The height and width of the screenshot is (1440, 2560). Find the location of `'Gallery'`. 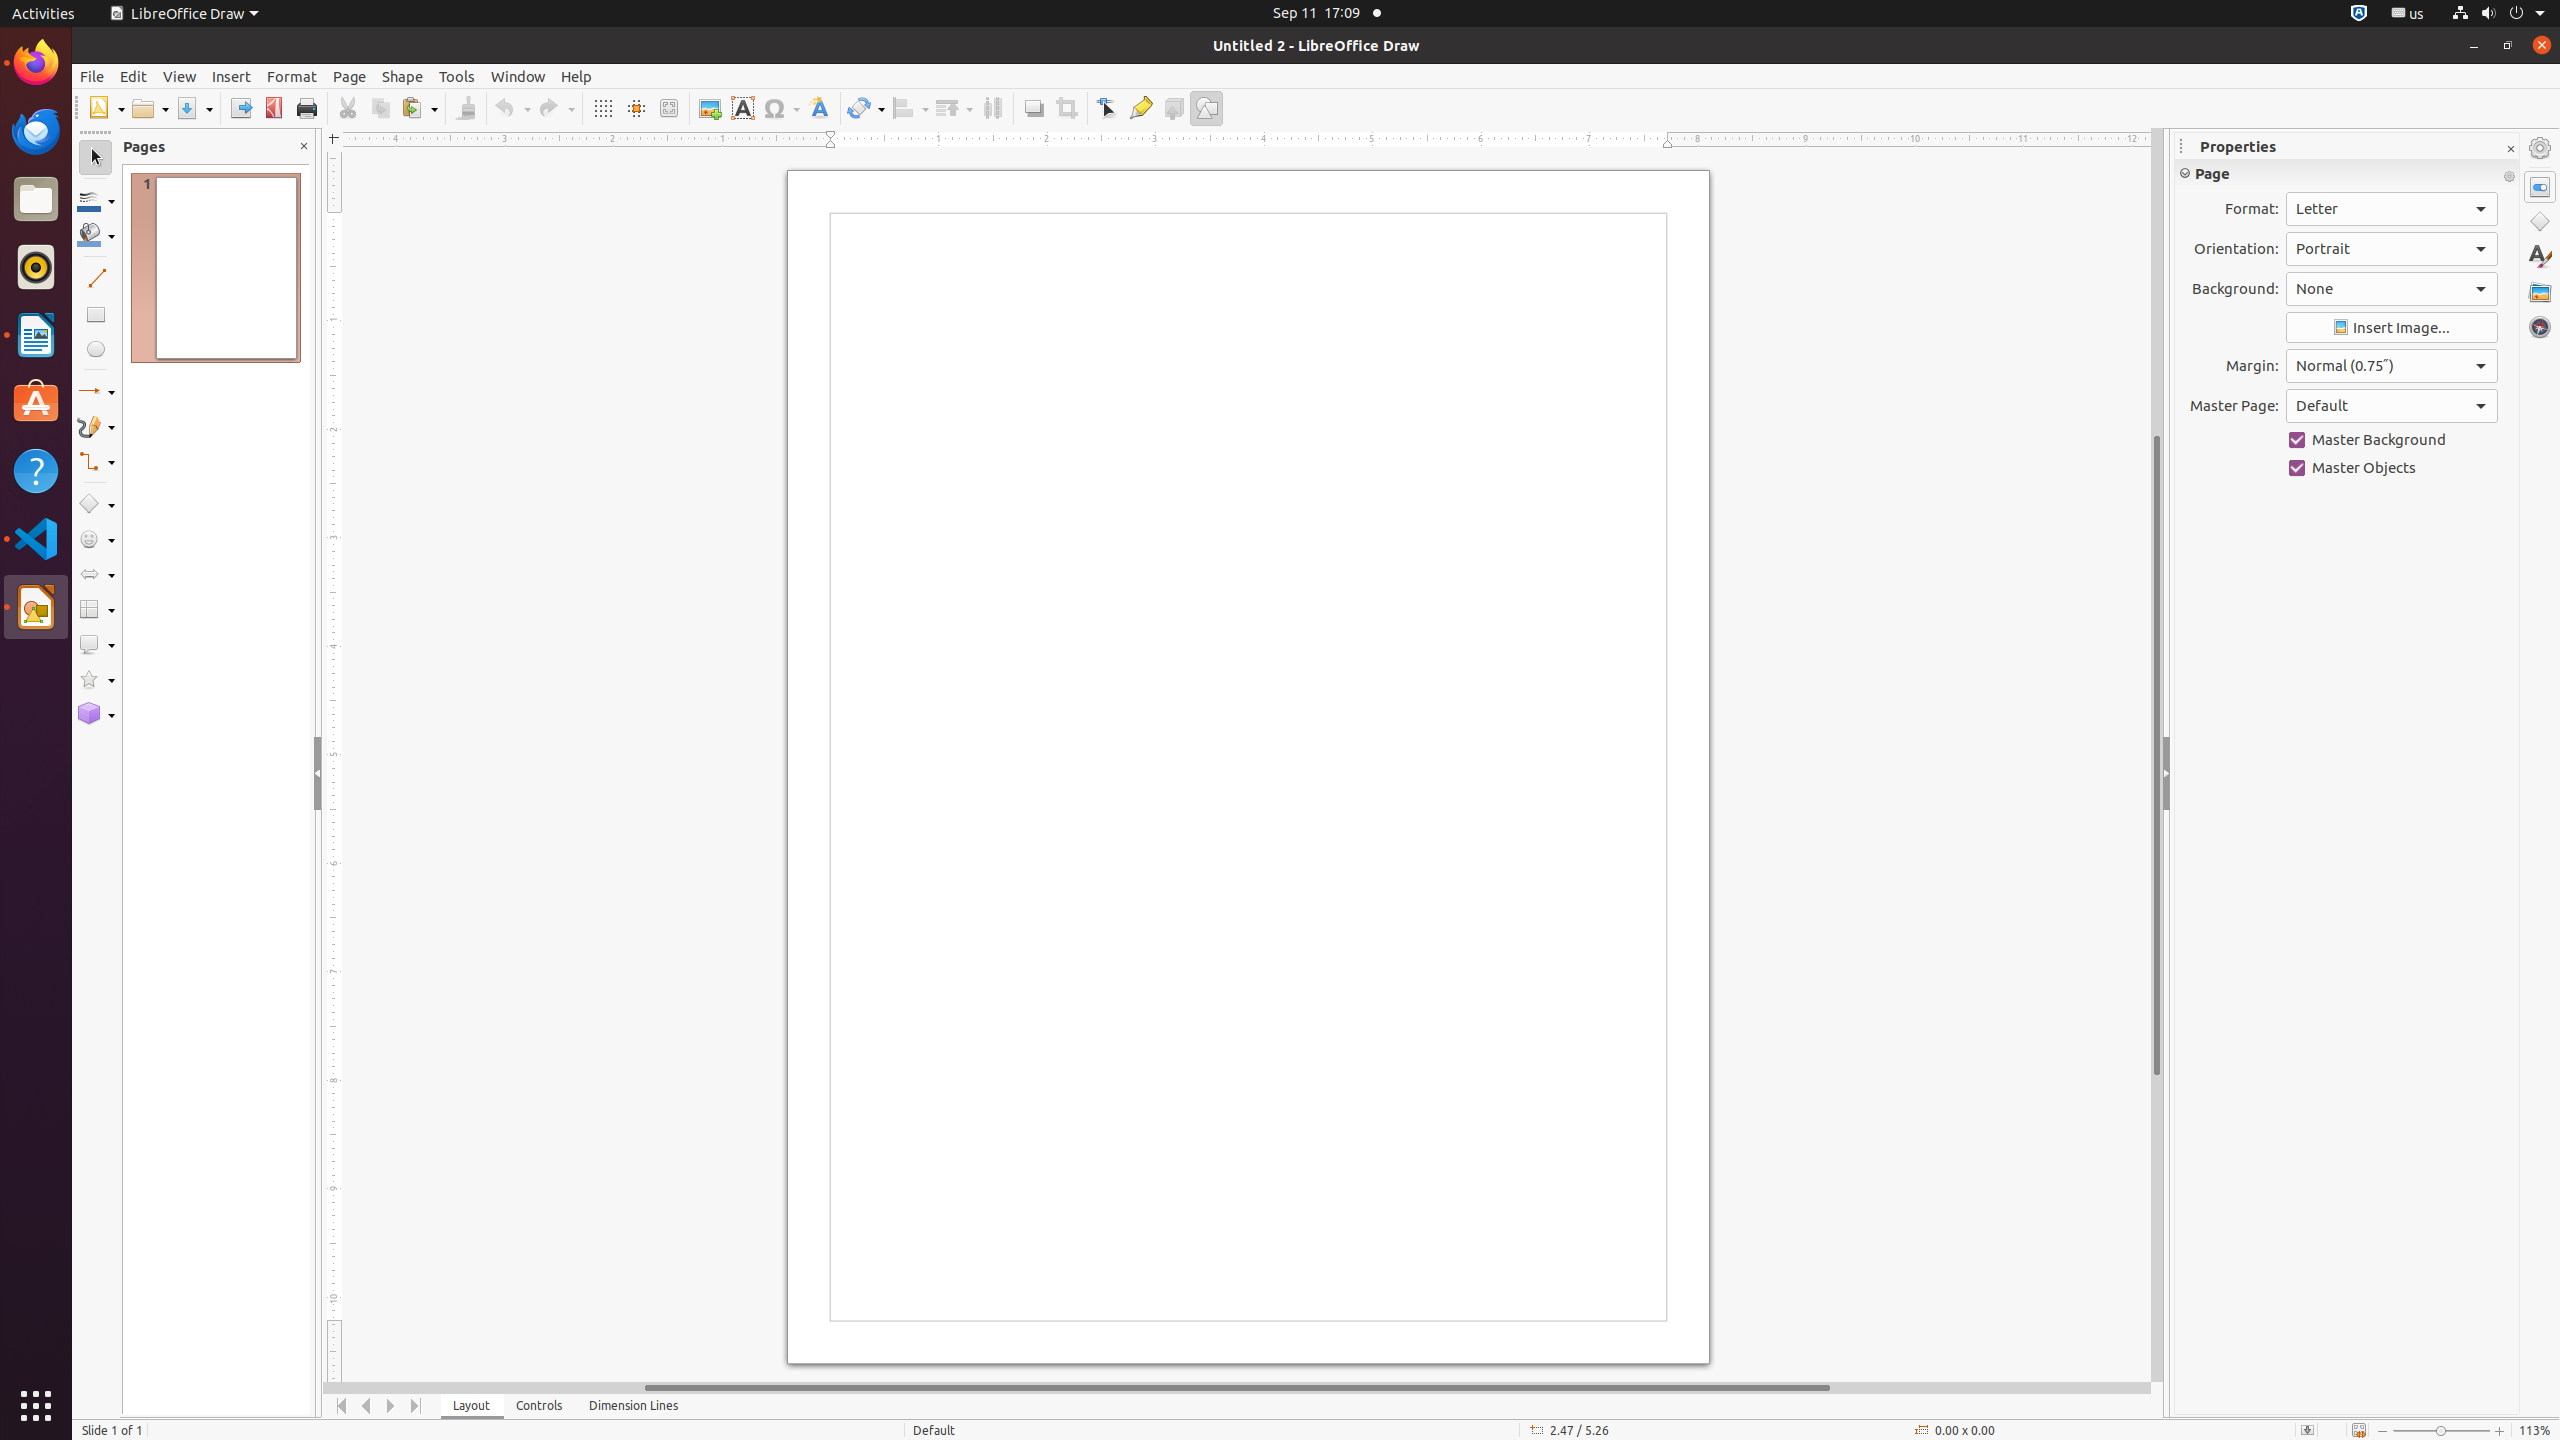

'Gallery' is located at coordinates (2539, 291).